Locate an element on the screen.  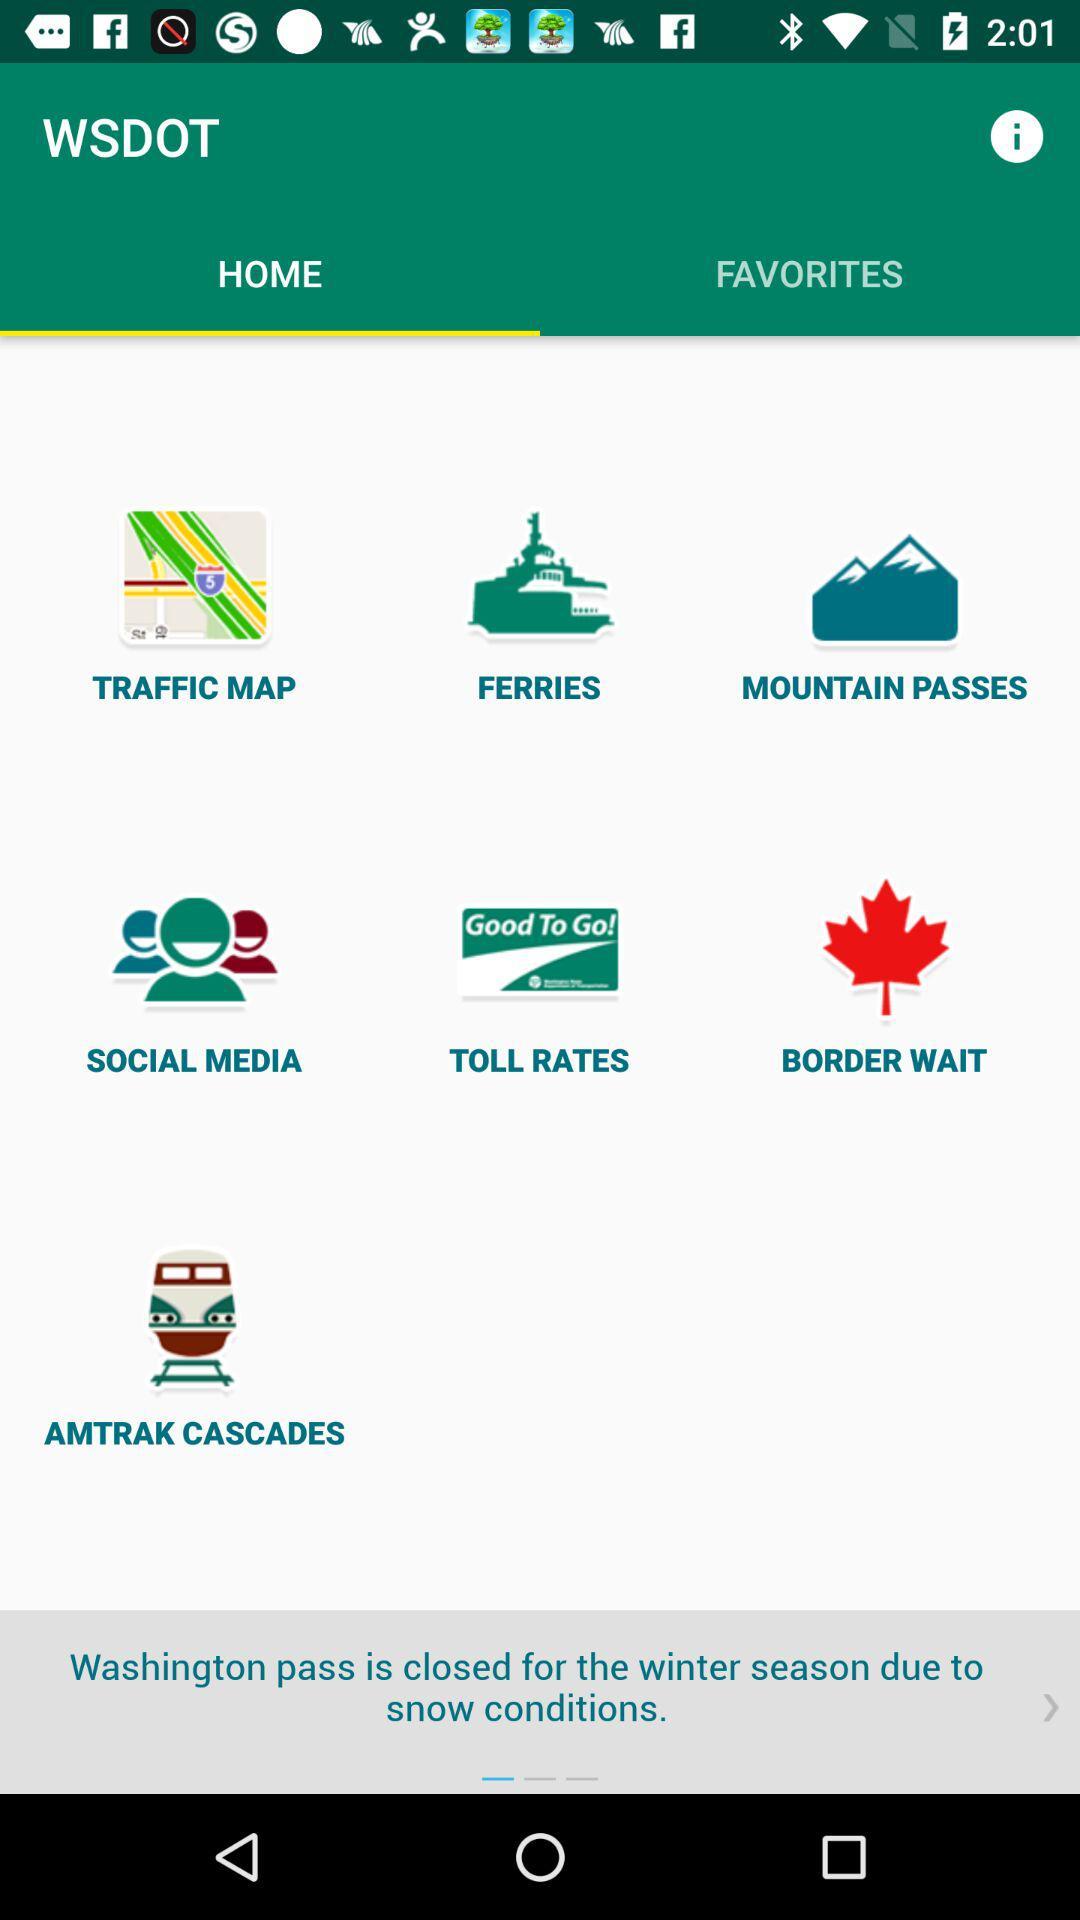
the item next to ferries item is located at coordinates (883, 599).